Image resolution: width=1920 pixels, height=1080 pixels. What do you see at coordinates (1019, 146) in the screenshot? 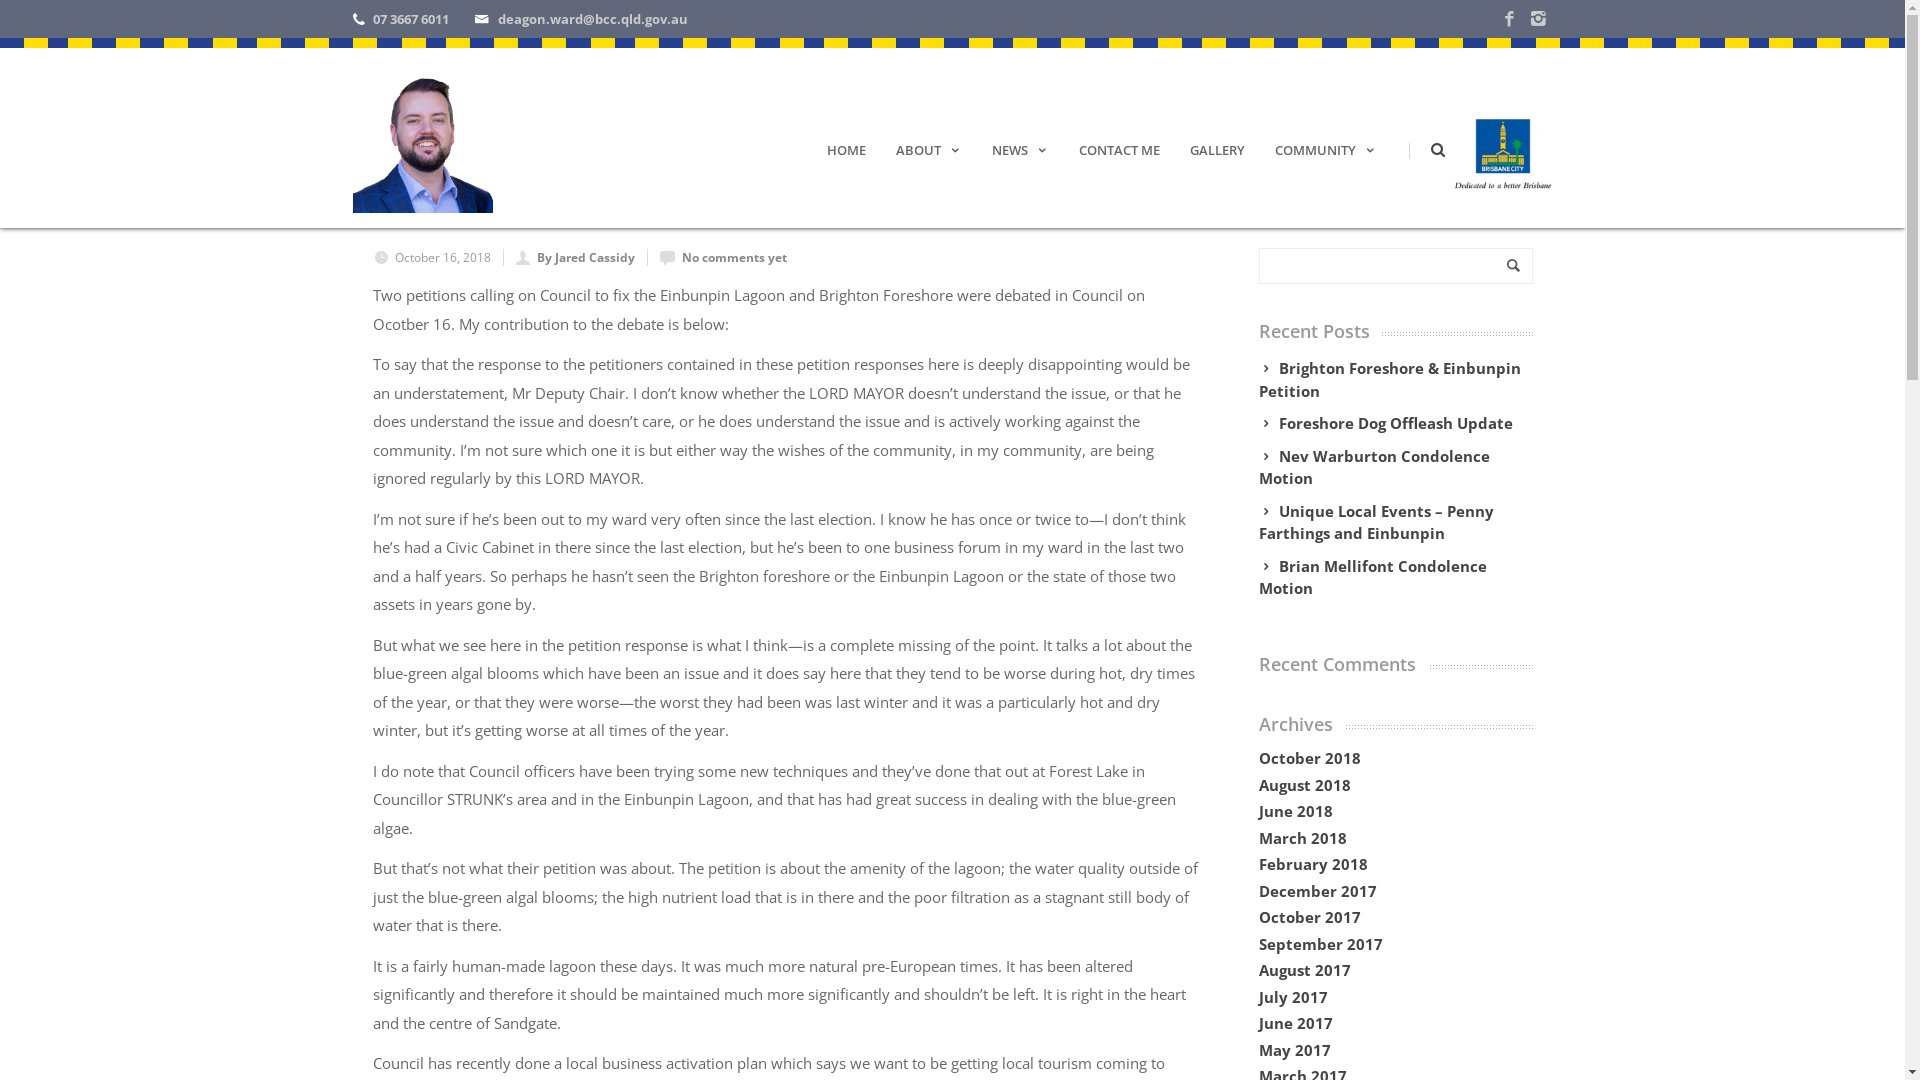
I see `'NEWS'` at bounding box center [1019, 146].